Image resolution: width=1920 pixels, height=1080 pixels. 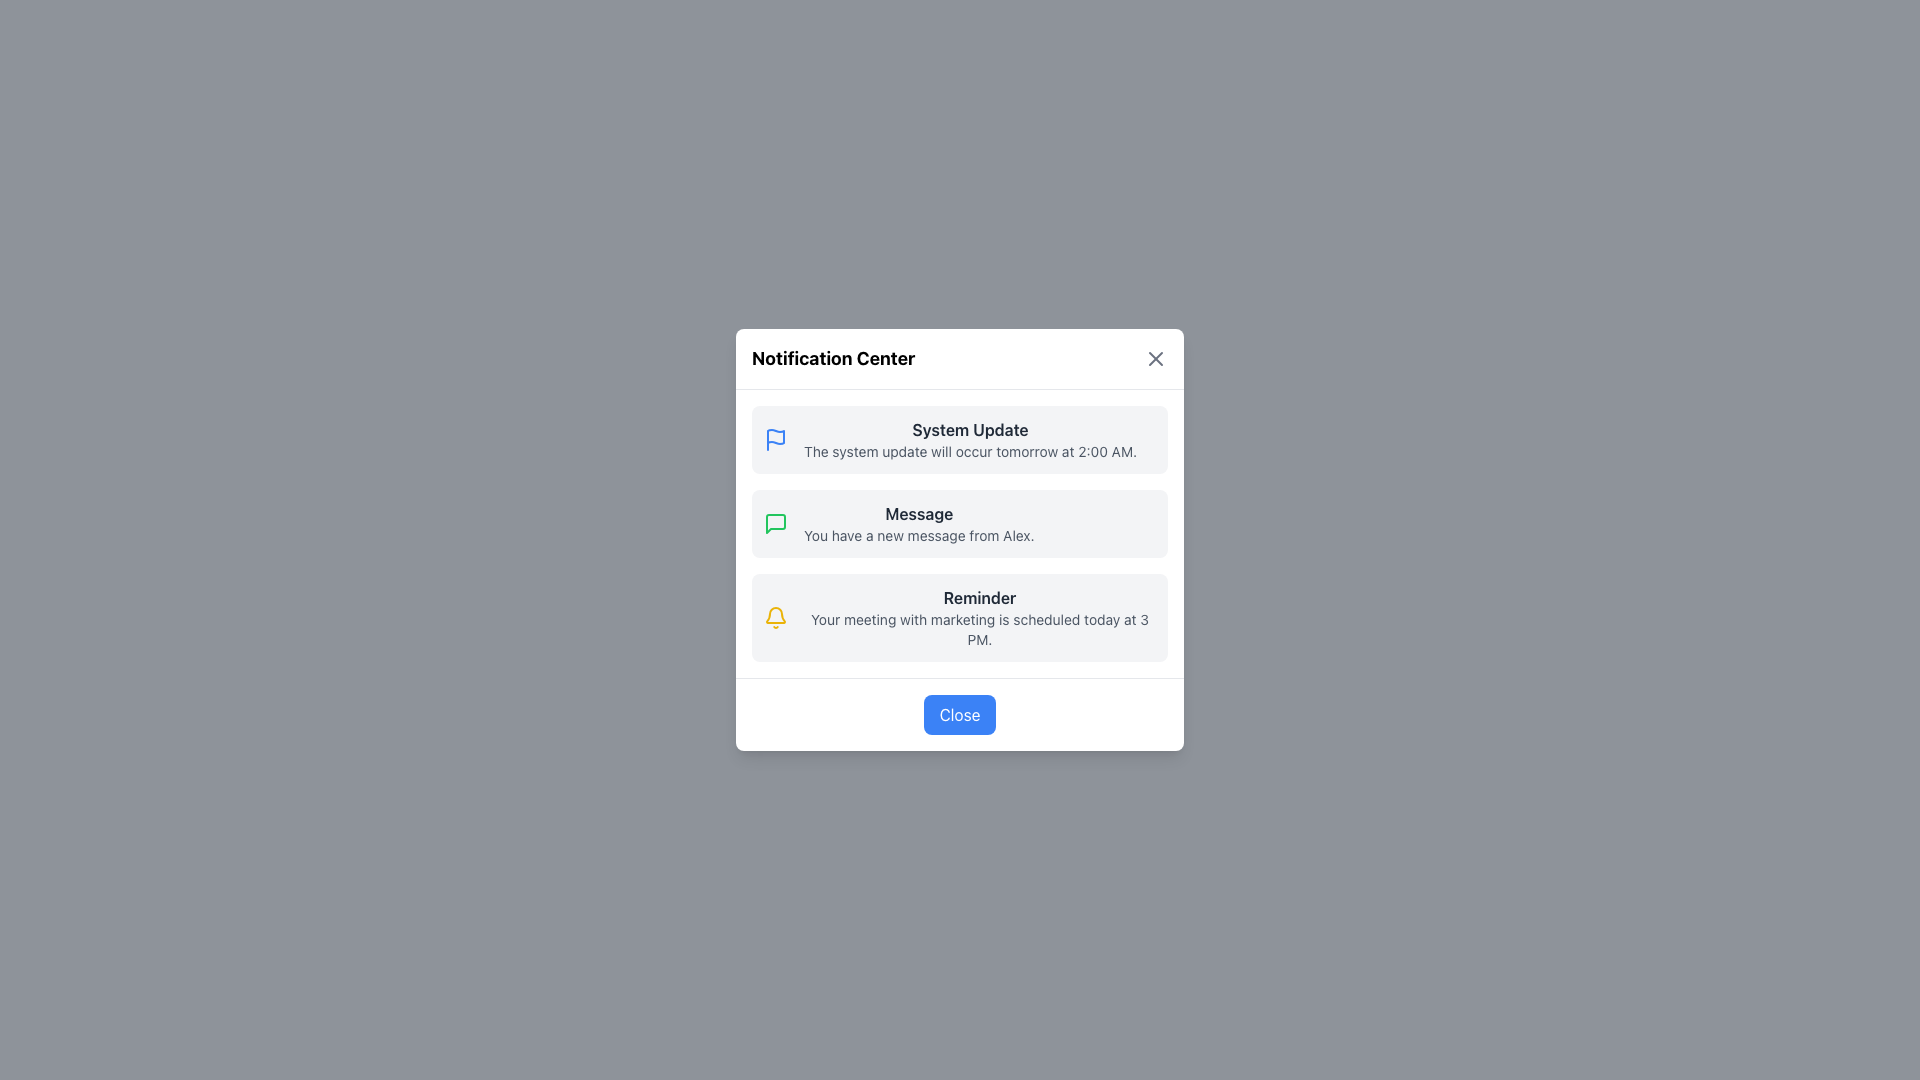 What do you see at coordinates (918, 512) in the screenshot?
I see `the static text label displaying 'Message' in bold, dark gray font, located within a notification card beneath the 'System Update' notification` at bounding box center [918, 512].